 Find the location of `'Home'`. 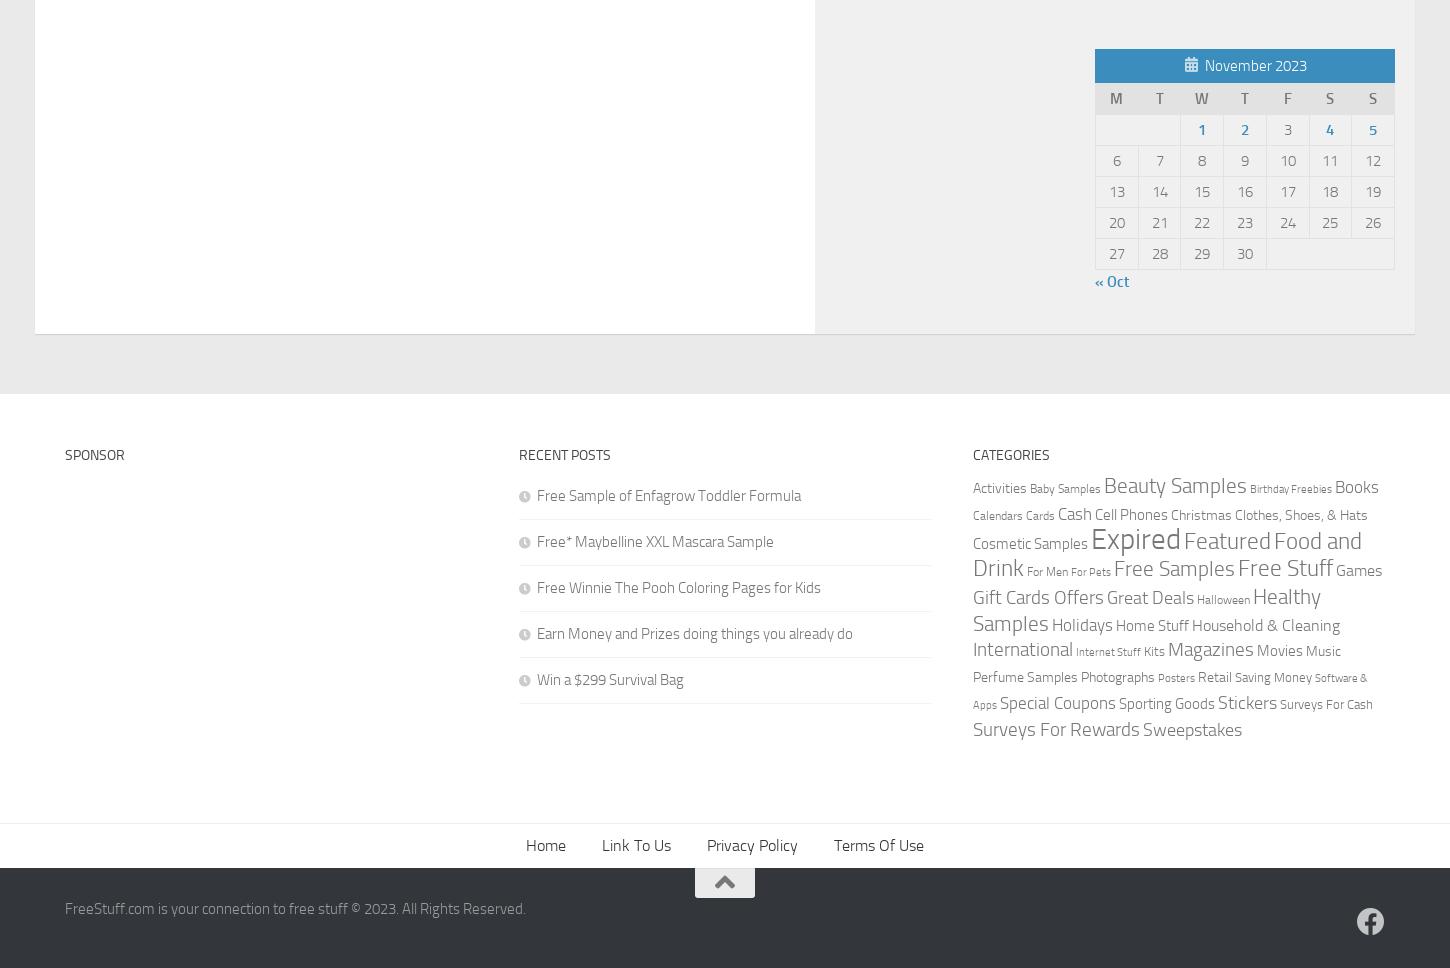

'Home' is located at coordinates (546, 845).